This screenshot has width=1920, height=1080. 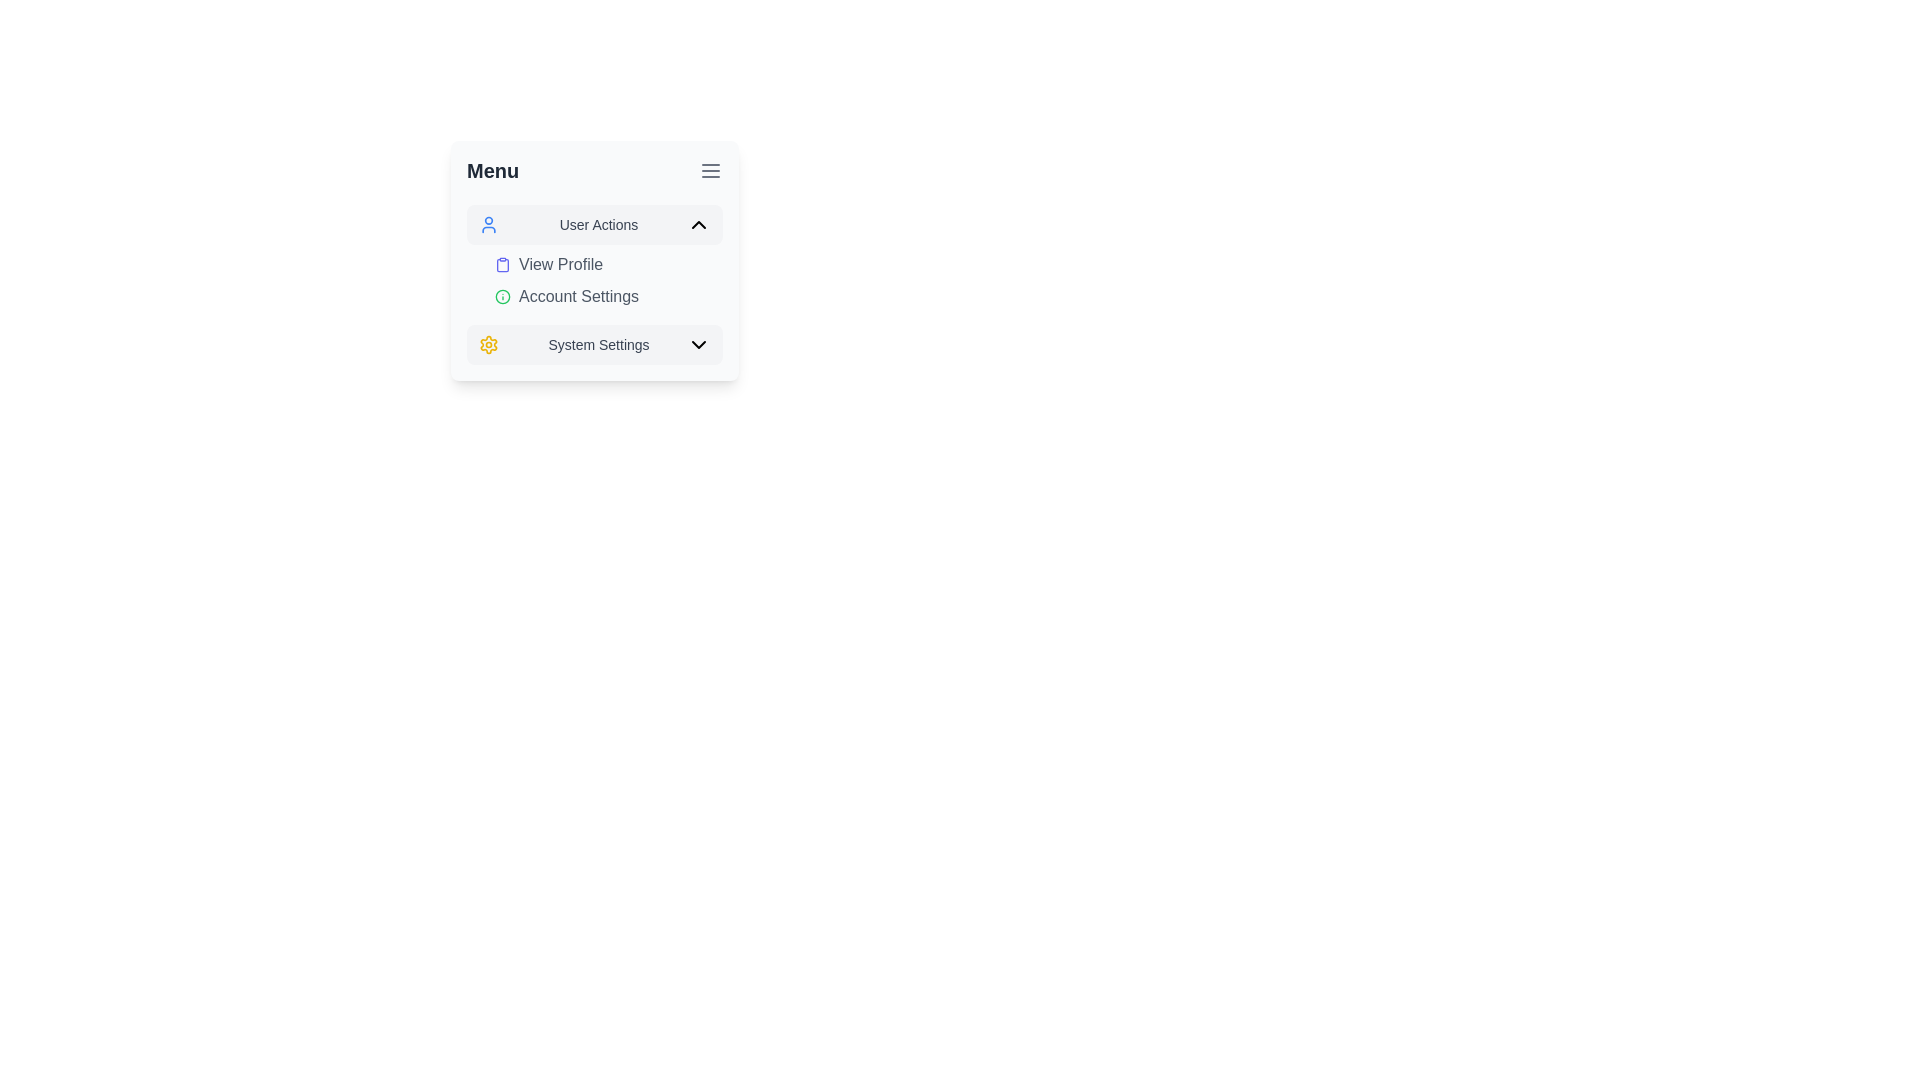 I want to click on the blue outlined user profile picture icon located within the 'User Actions' menu, positioned to the left of the text label 'User Actions', so click(x=489, y=224).